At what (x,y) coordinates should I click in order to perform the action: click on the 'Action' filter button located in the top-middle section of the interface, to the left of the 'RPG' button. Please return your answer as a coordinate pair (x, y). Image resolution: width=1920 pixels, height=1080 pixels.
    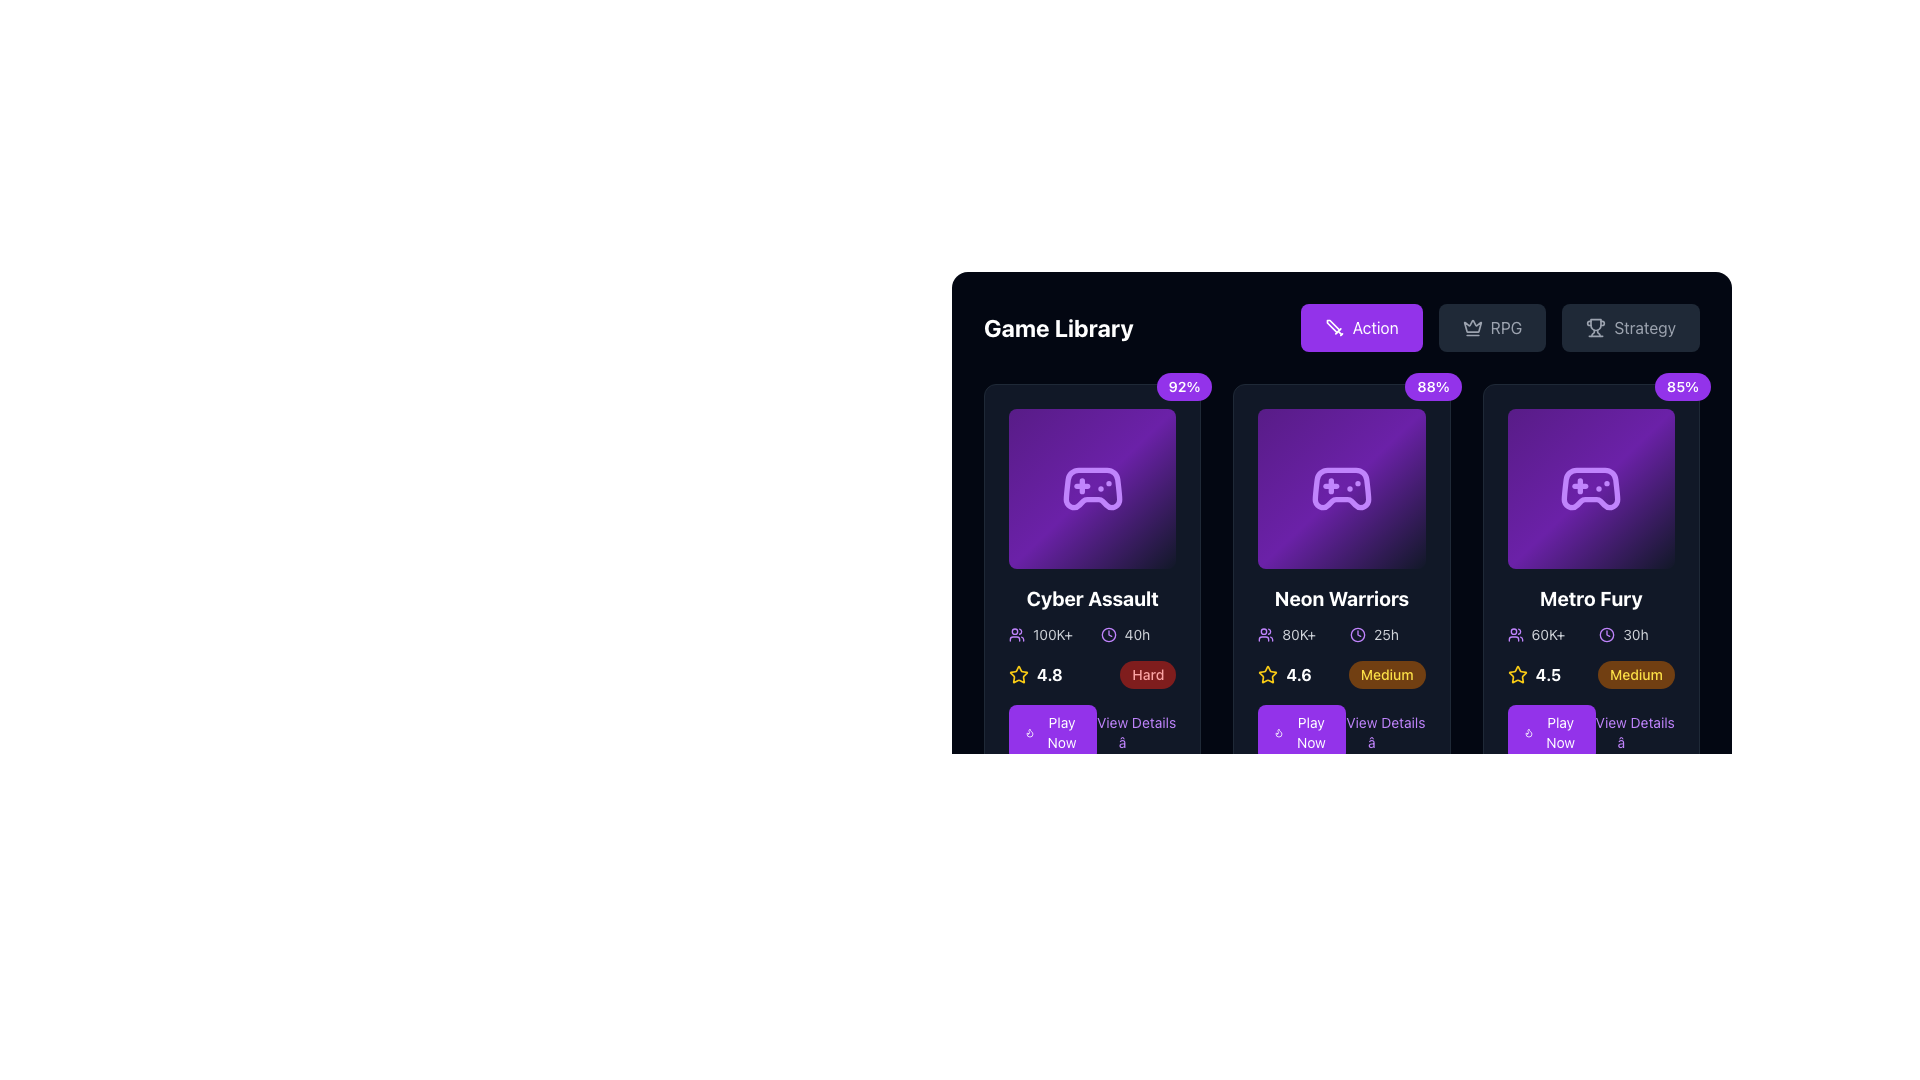
    Looking at the image, I should click on (1360, 326).